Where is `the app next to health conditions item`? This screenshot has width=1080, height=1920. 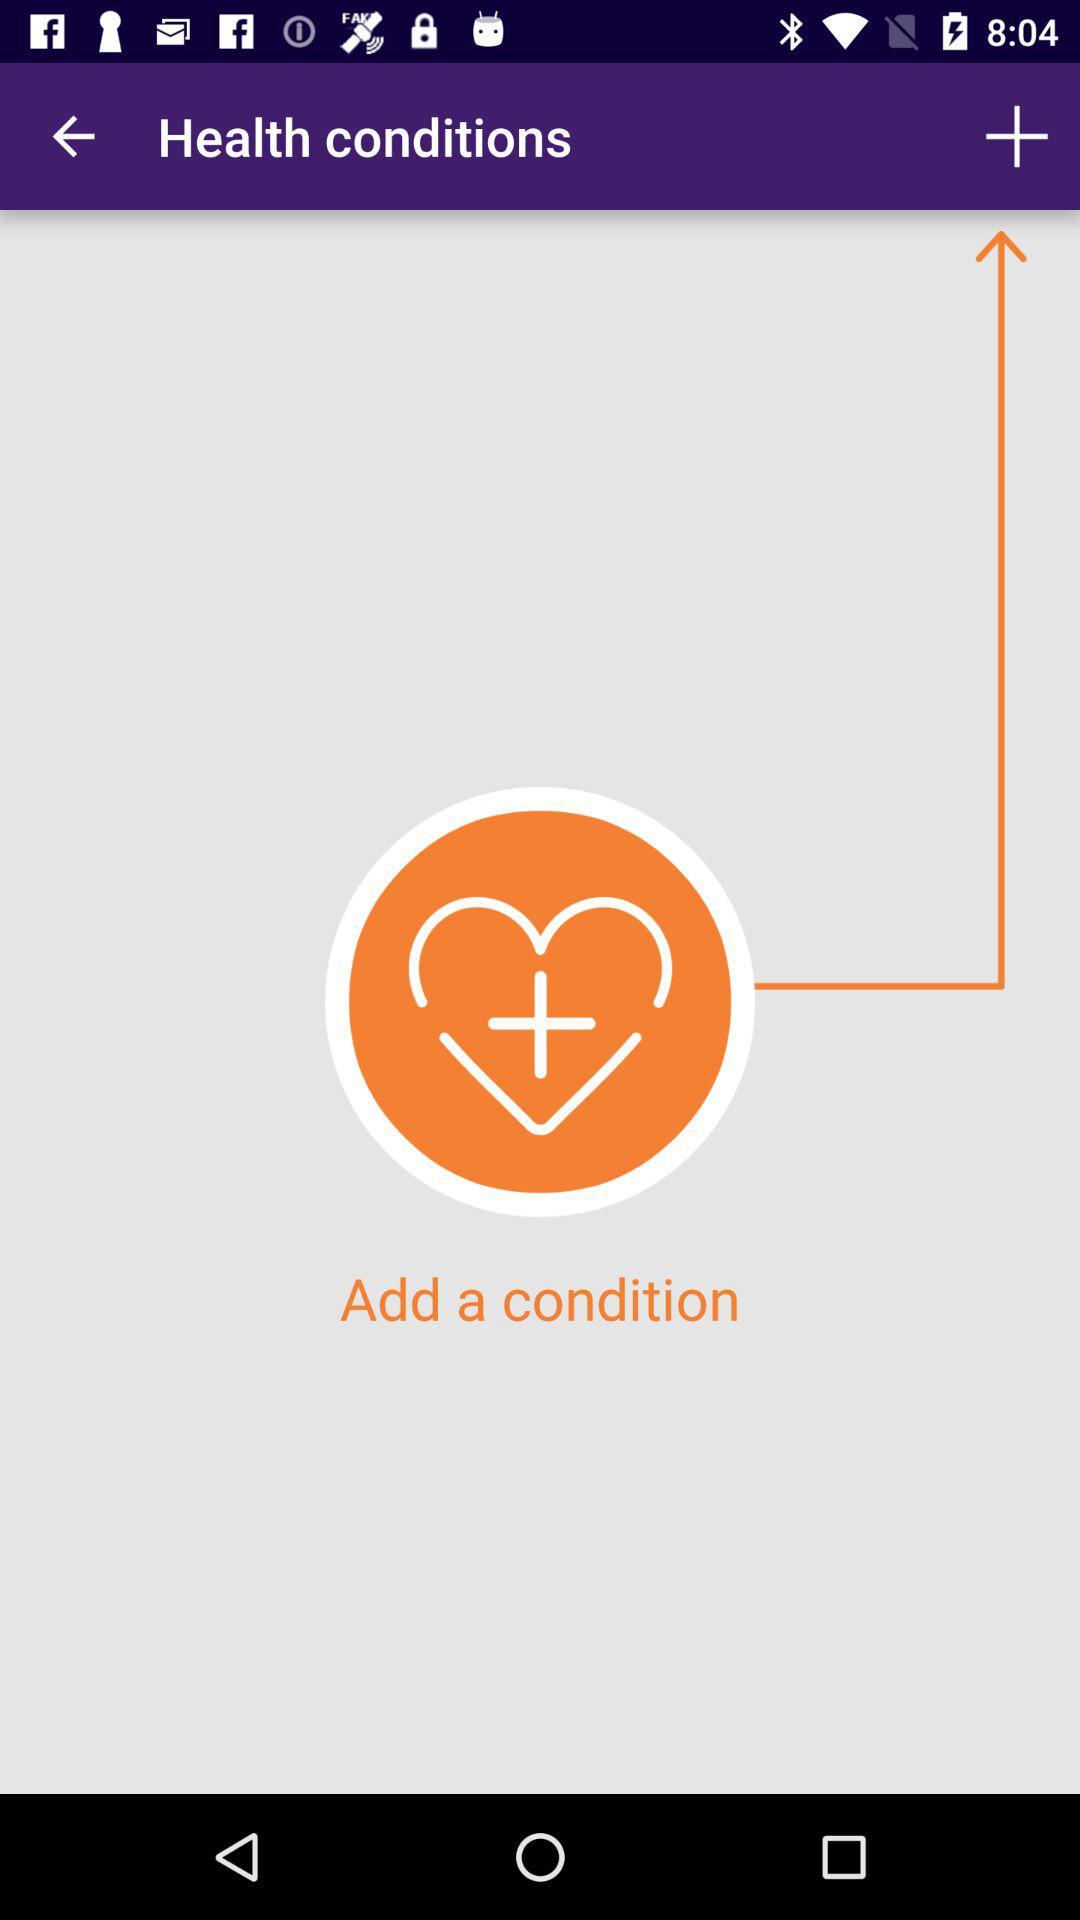
the app next to health conditions item is located at coordinates (72, 135).